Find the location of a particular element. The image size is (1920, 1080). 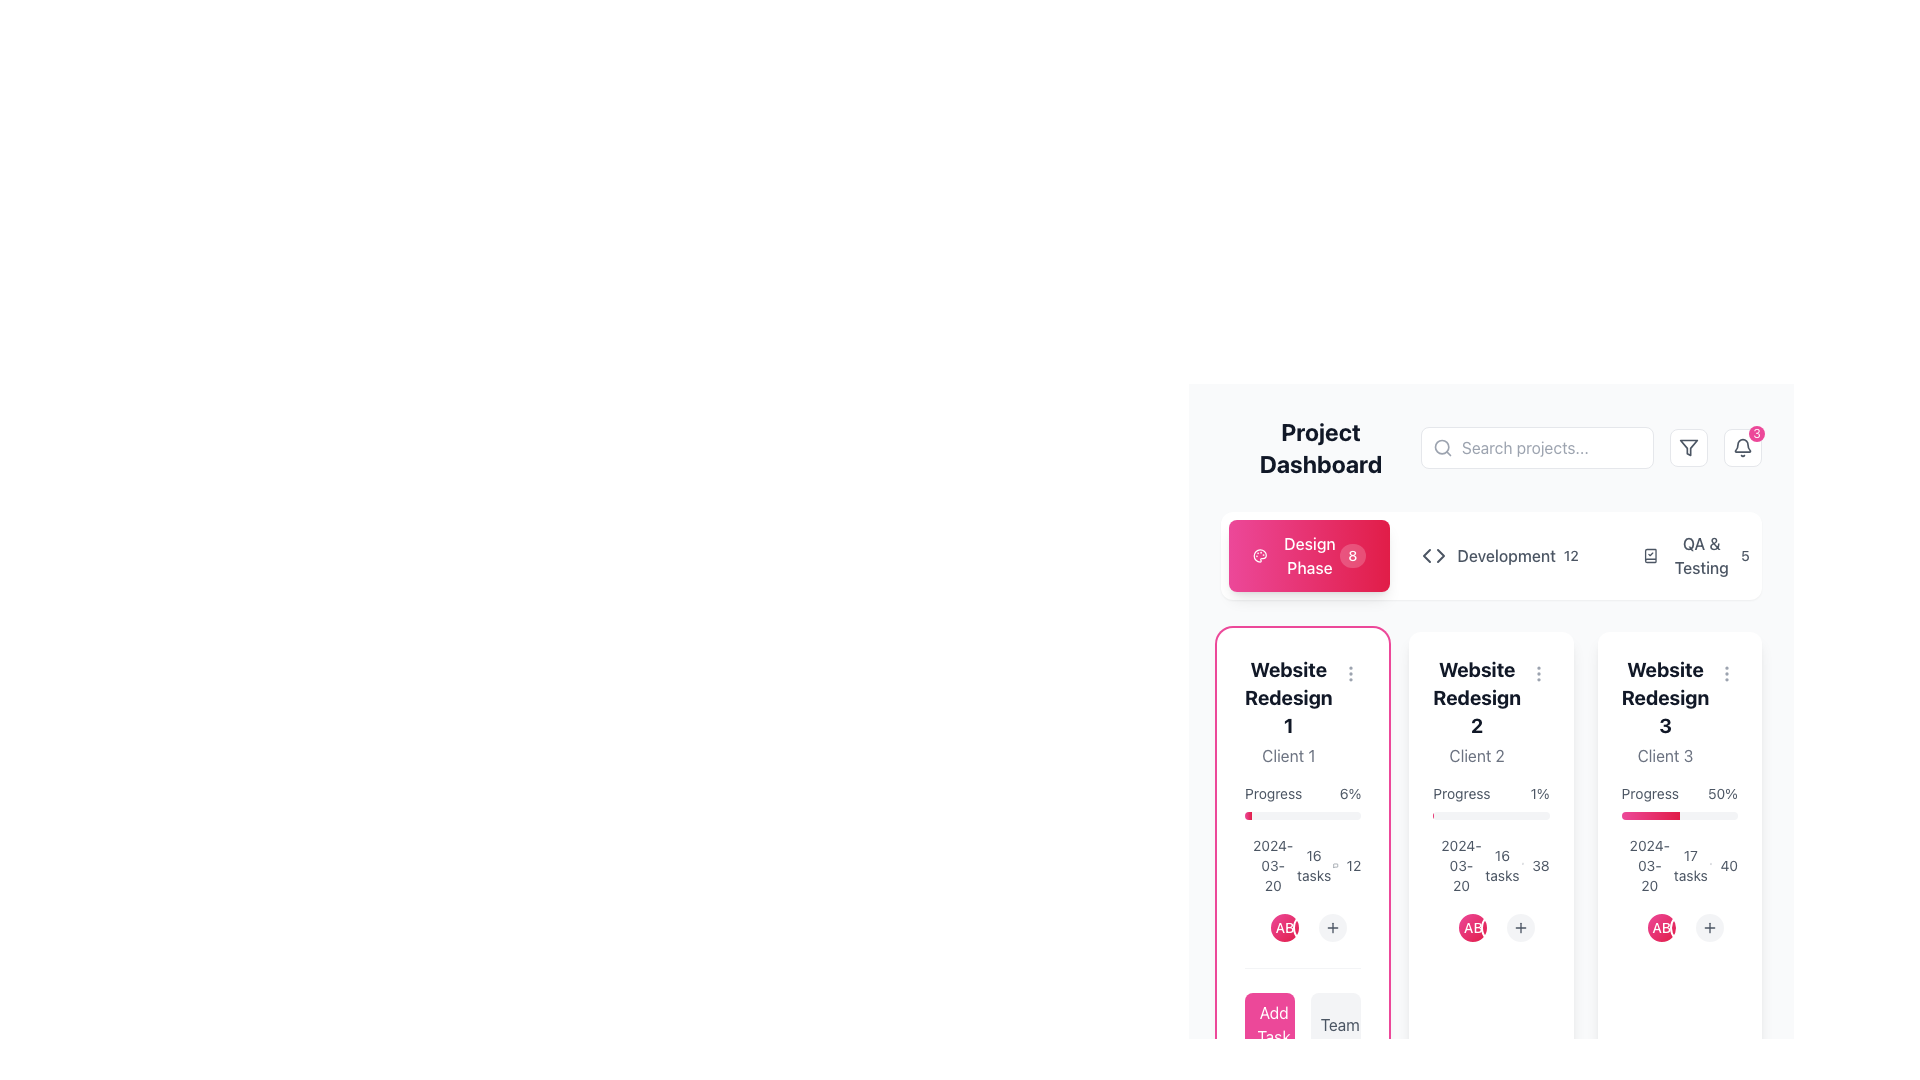

the add button is located at coordinates (1491, 928).